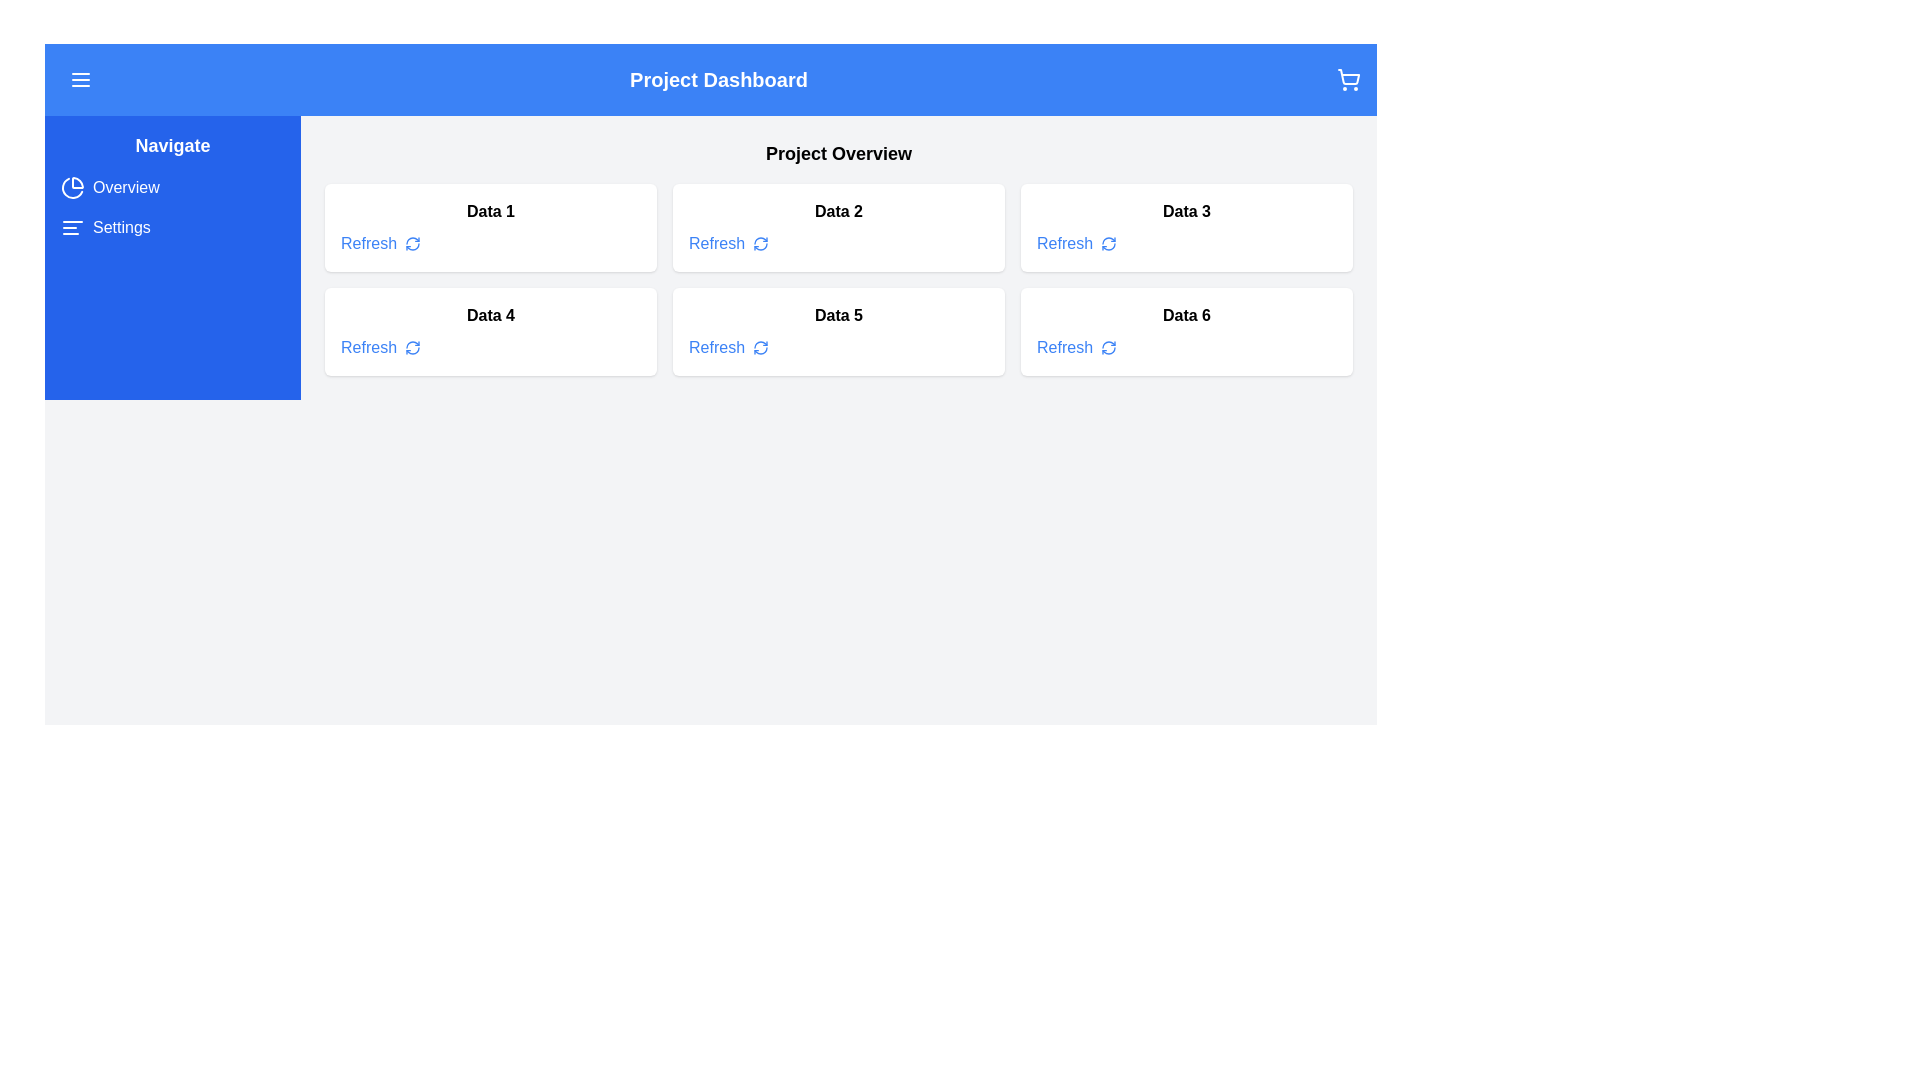 Image resolution: width=1920 pixels, height=1080 pixels. What do you see at coordinates (77, 183) in the screenshot?
I see `the semi-circular icon component located in the left navigation bar under the header 'Navigate,' next to the 'Overview' option` at bounding box center [77, 183].